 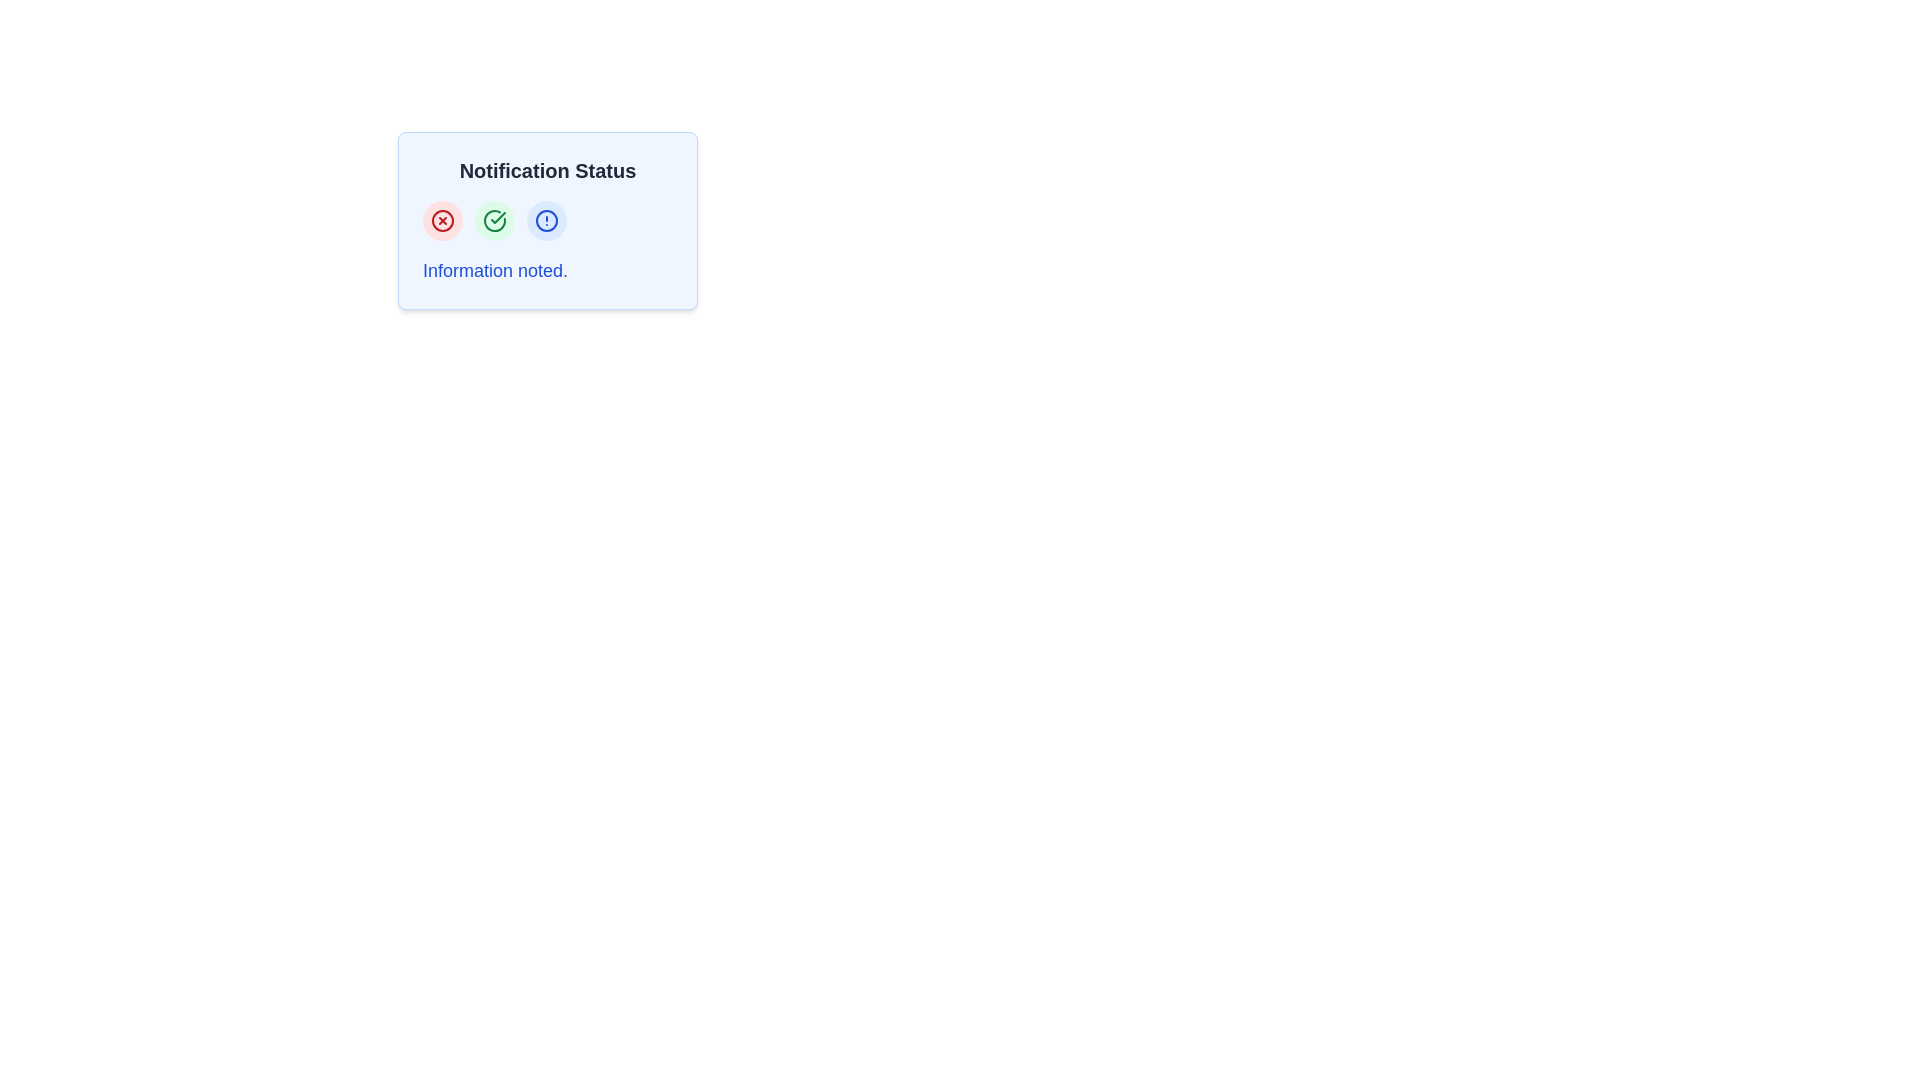 What do you see at coordinates (441, 220) in the screenshot?
I see `the visual state of the error icon representing a negative status indicator located in the notification card, positioned as the leftmost item under the 'Notification Status' heading` at bounding box center [441, 220].